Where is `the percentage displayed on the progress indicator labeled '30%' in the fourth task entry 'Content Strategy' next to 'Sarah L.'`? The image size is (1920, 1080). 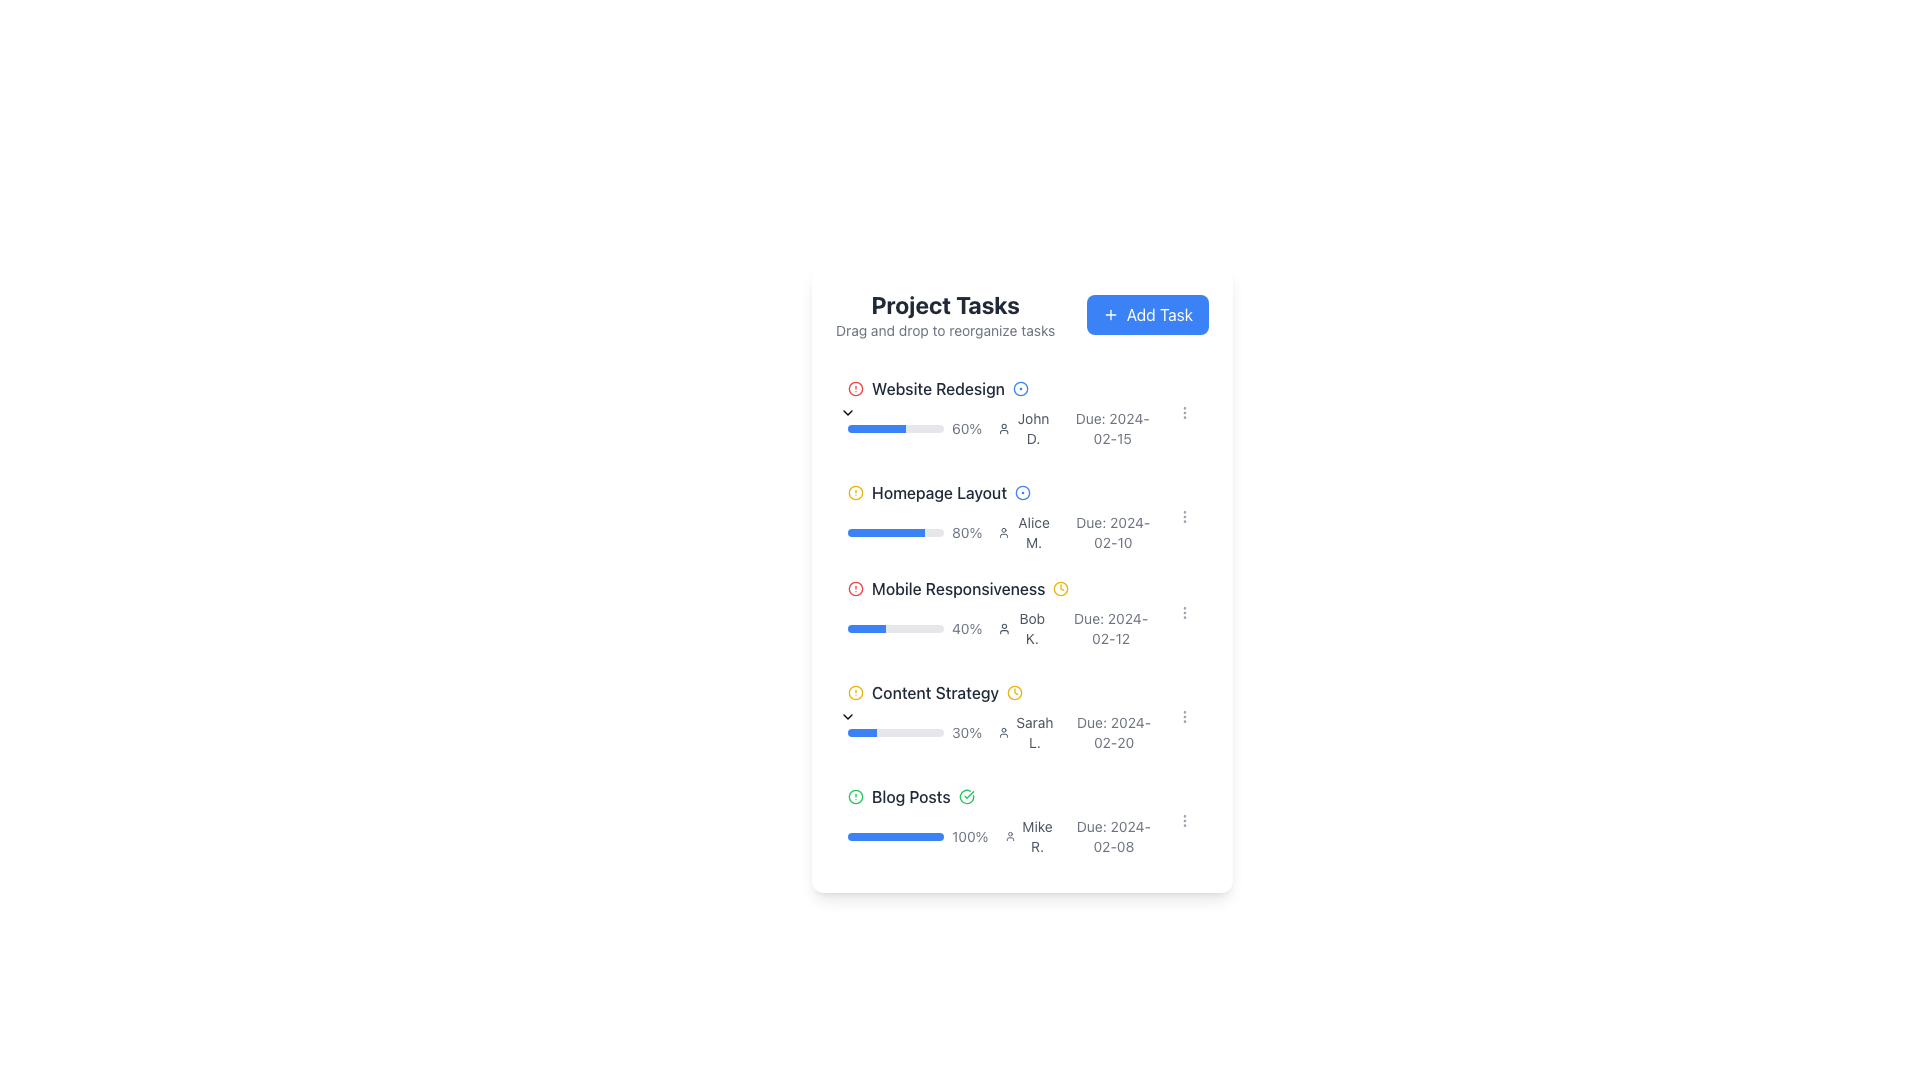
the percentage displayed on the progress indicator labeled '30%' in the fourth task entry 'Content Strategy' next to 'Sarah L.' is located at coordinates (914, 732).